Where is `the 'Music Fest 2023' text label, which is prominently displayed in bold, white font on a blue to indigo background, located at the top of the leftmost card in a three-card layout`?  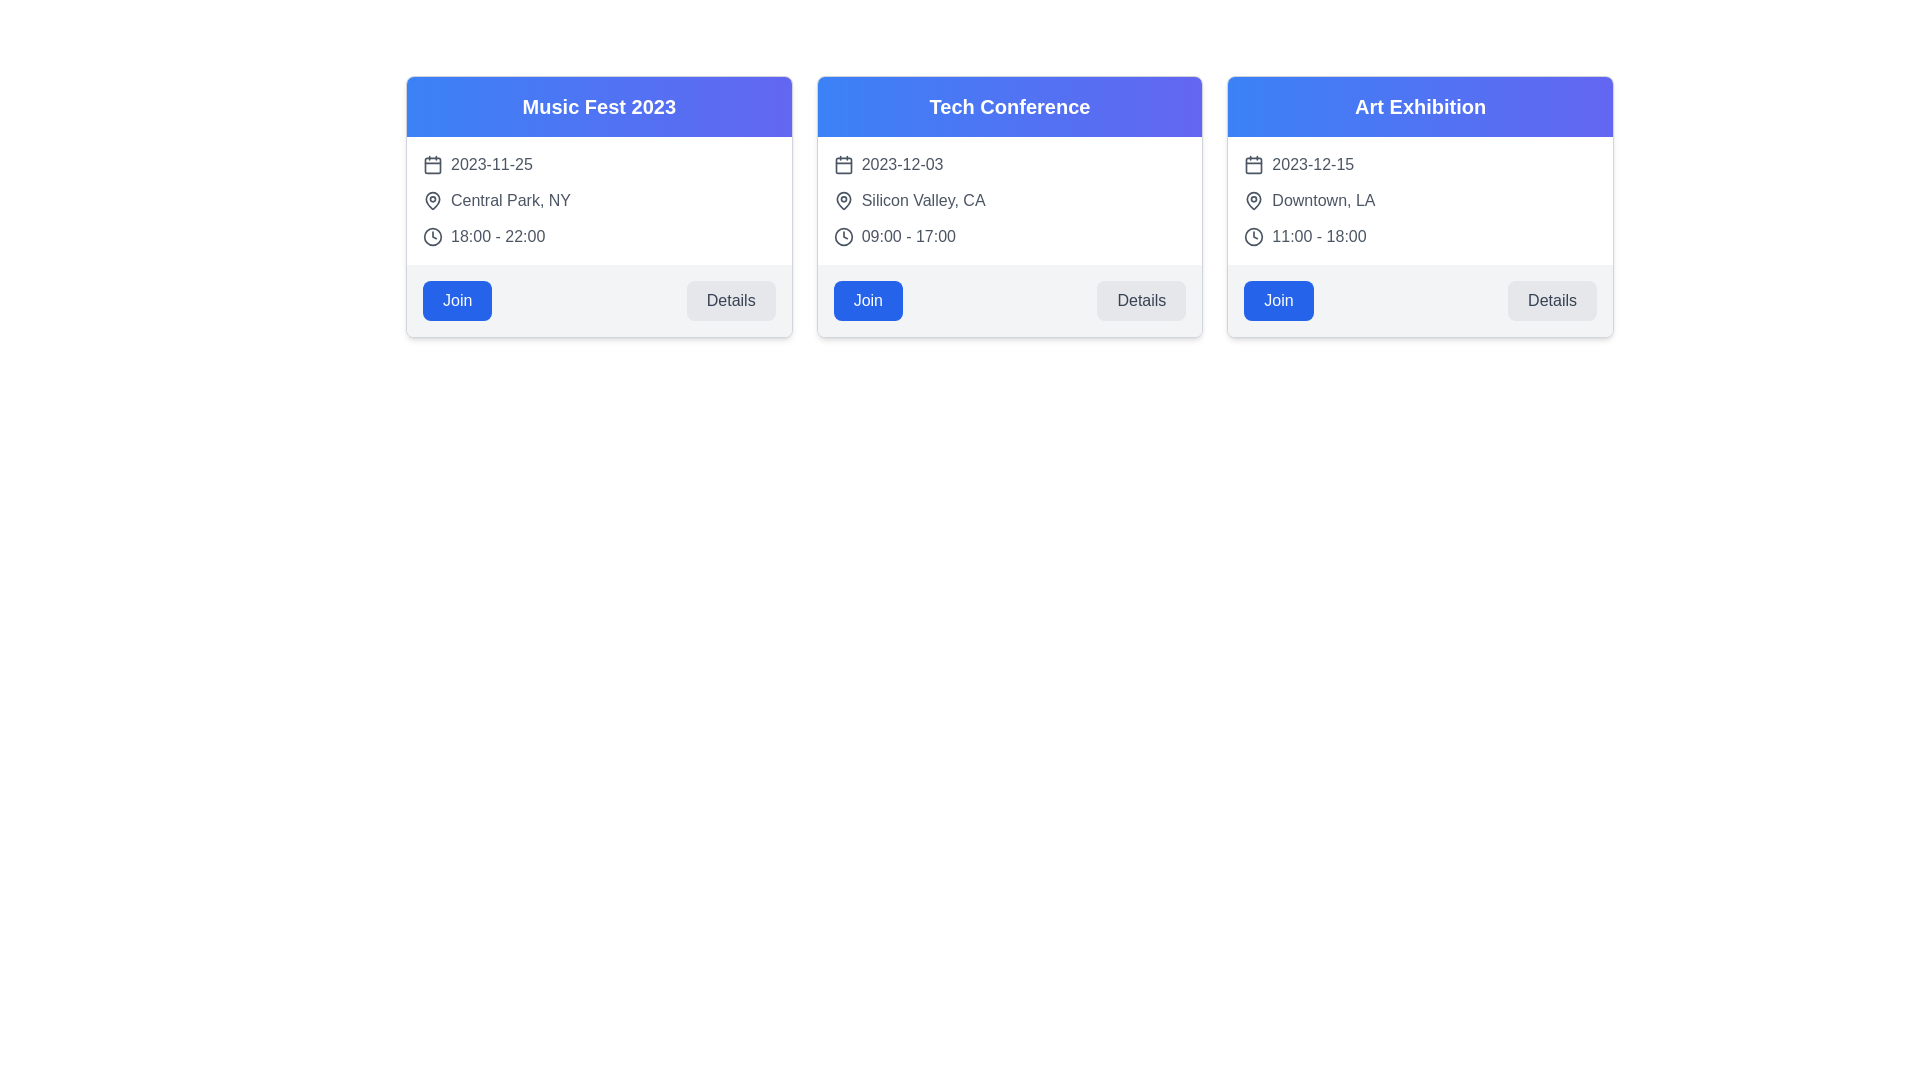
the 'Music Fest 2023' text label, which is prominently displayed in bold, white font on a blue to indigo background, located at the top of the leftmost card in a three-card layout is located at coordinates (598, 107).